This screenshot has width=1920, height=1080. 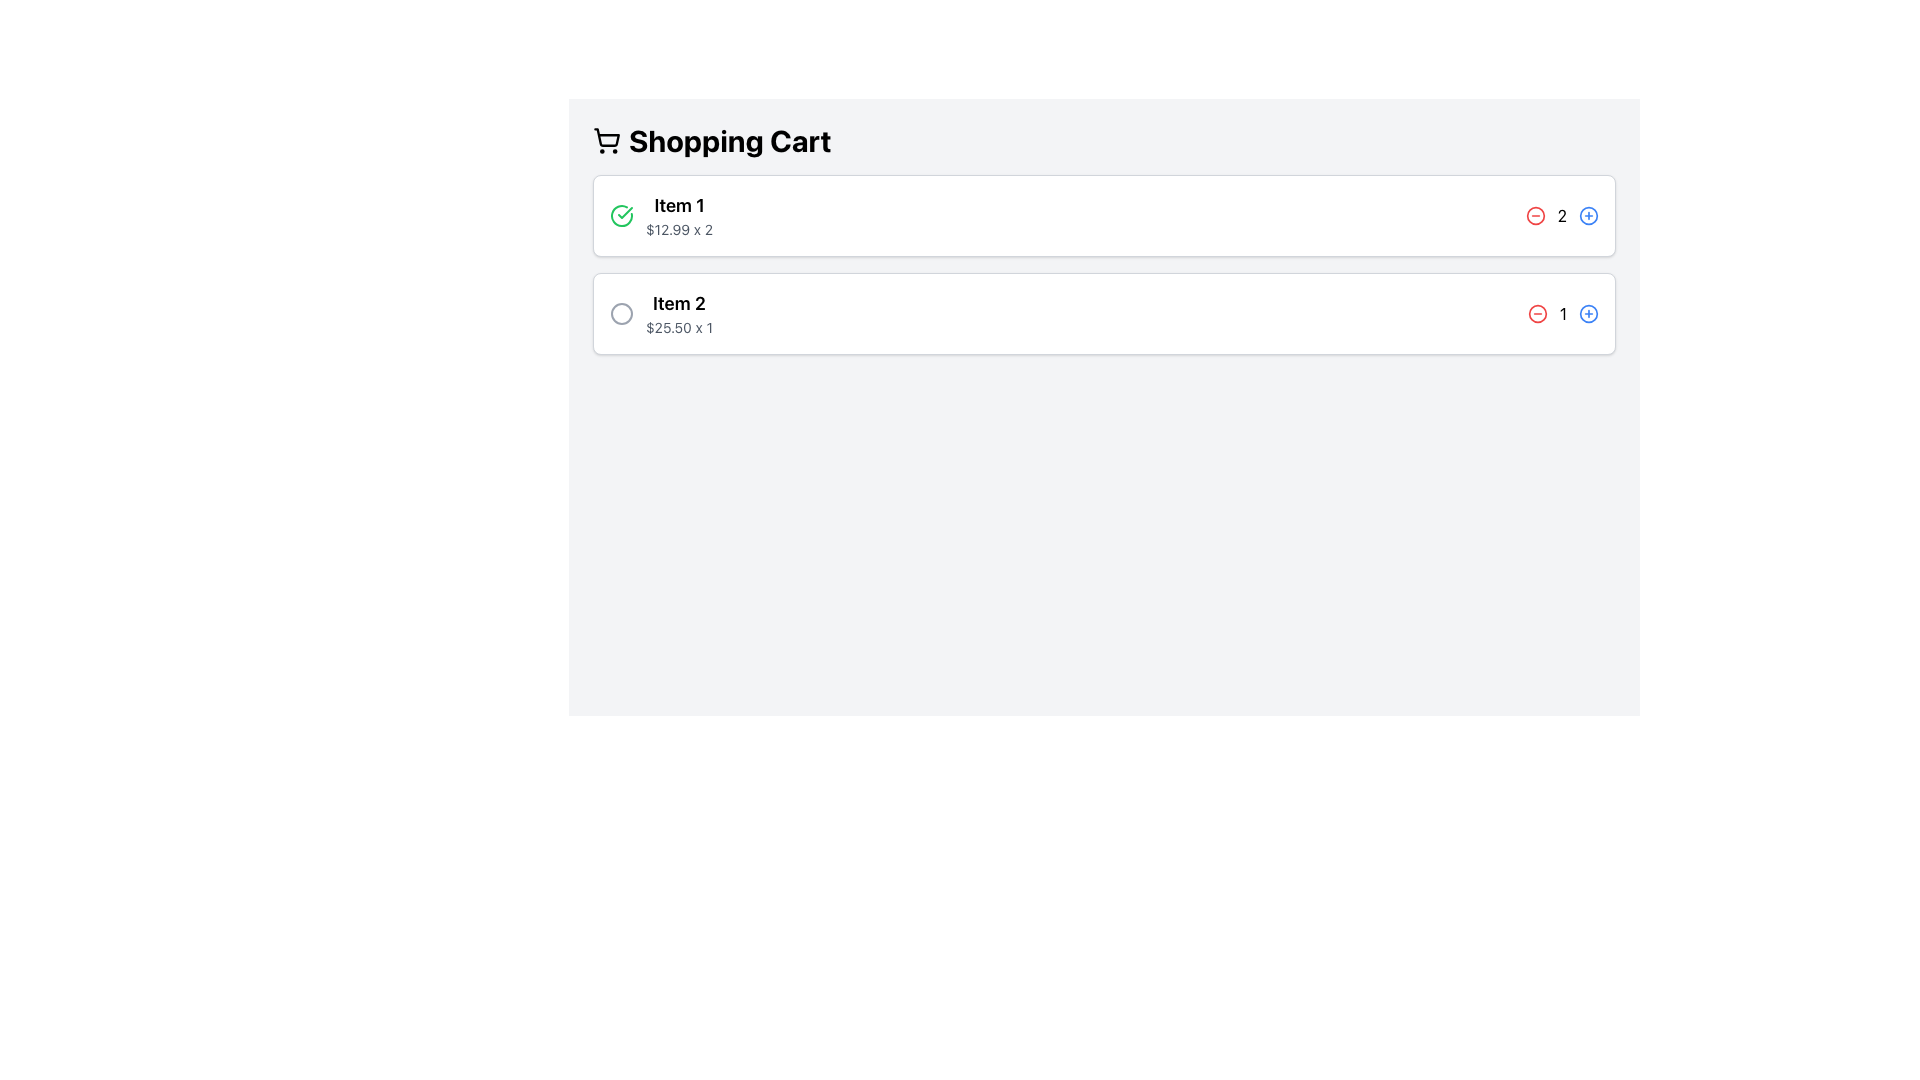 I want to click on details of the first item in the shopping cart displayed by the text label positioned above 'Item 2' and to the right of the green checkmark icon, so click(x=679, y=216).